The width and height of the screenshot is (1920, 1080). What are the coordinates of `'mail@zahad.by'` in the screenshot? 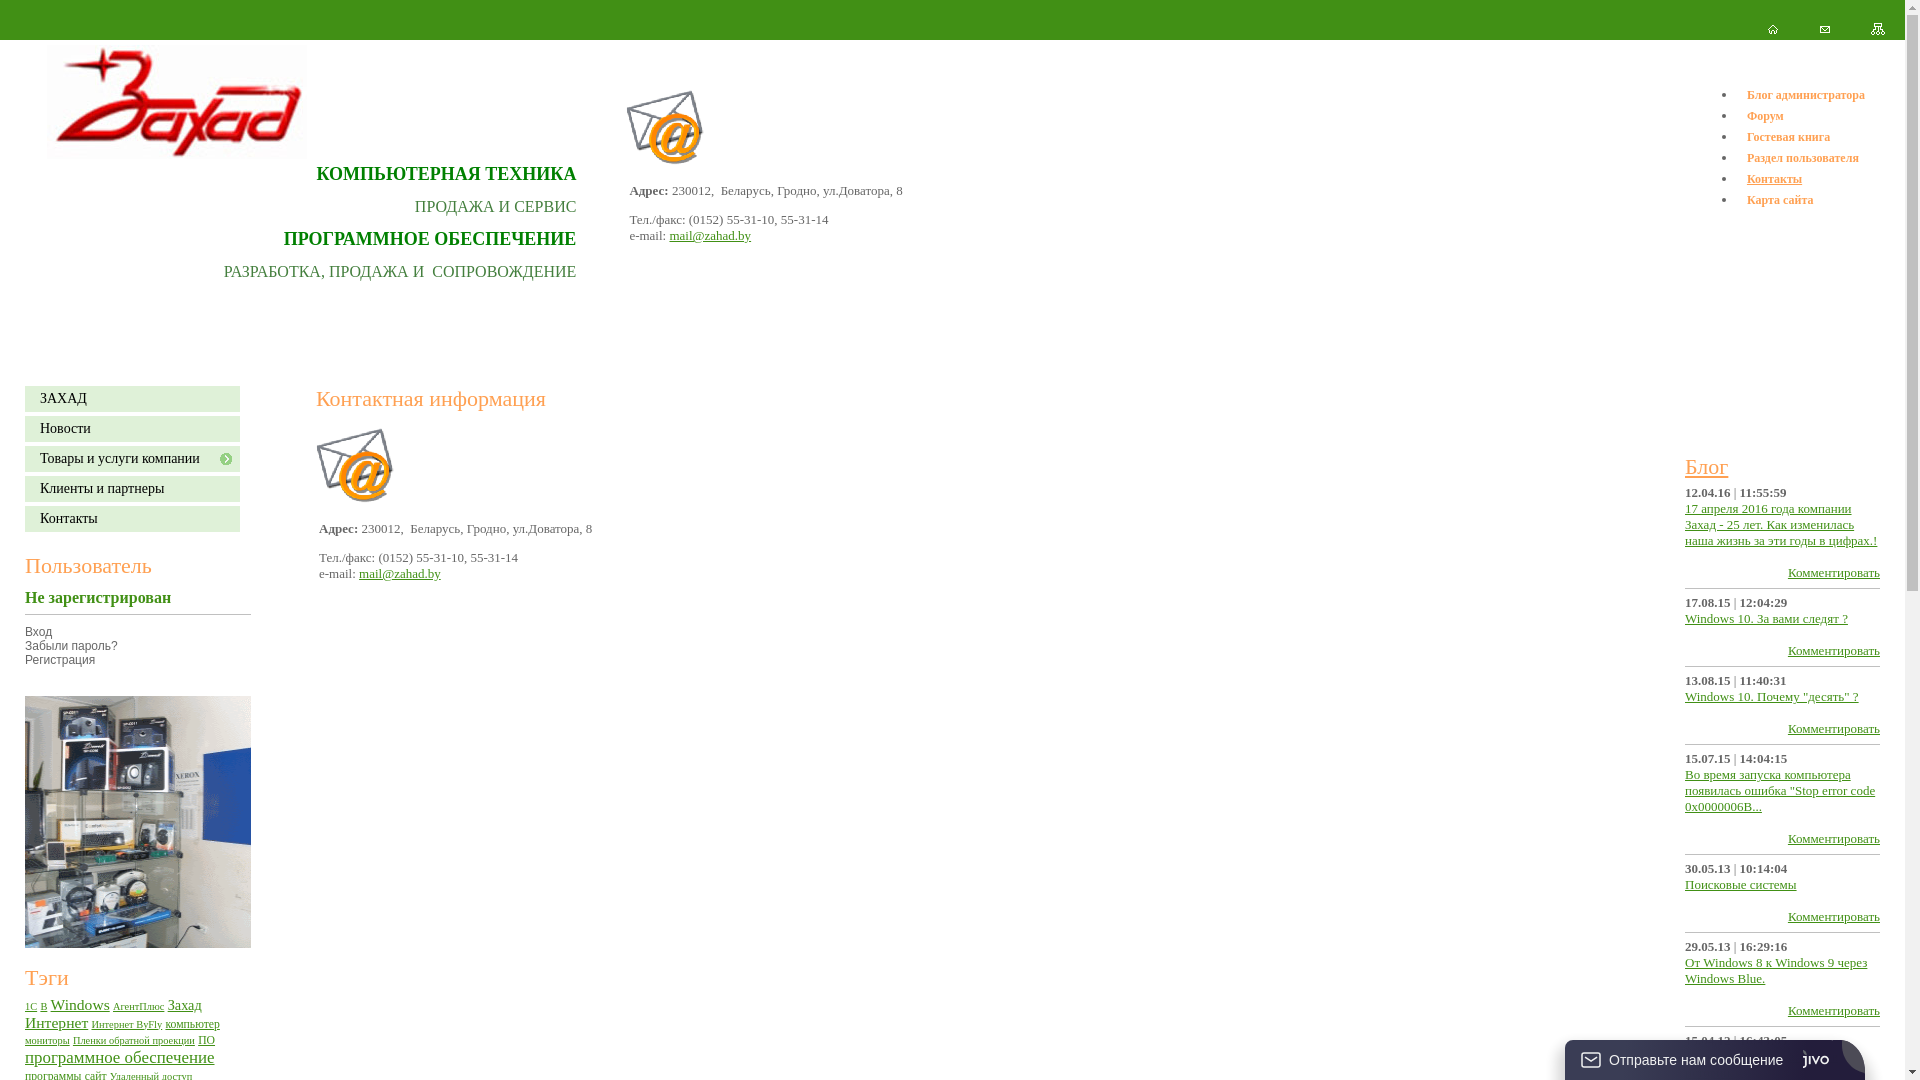 It's located at (399, 573).